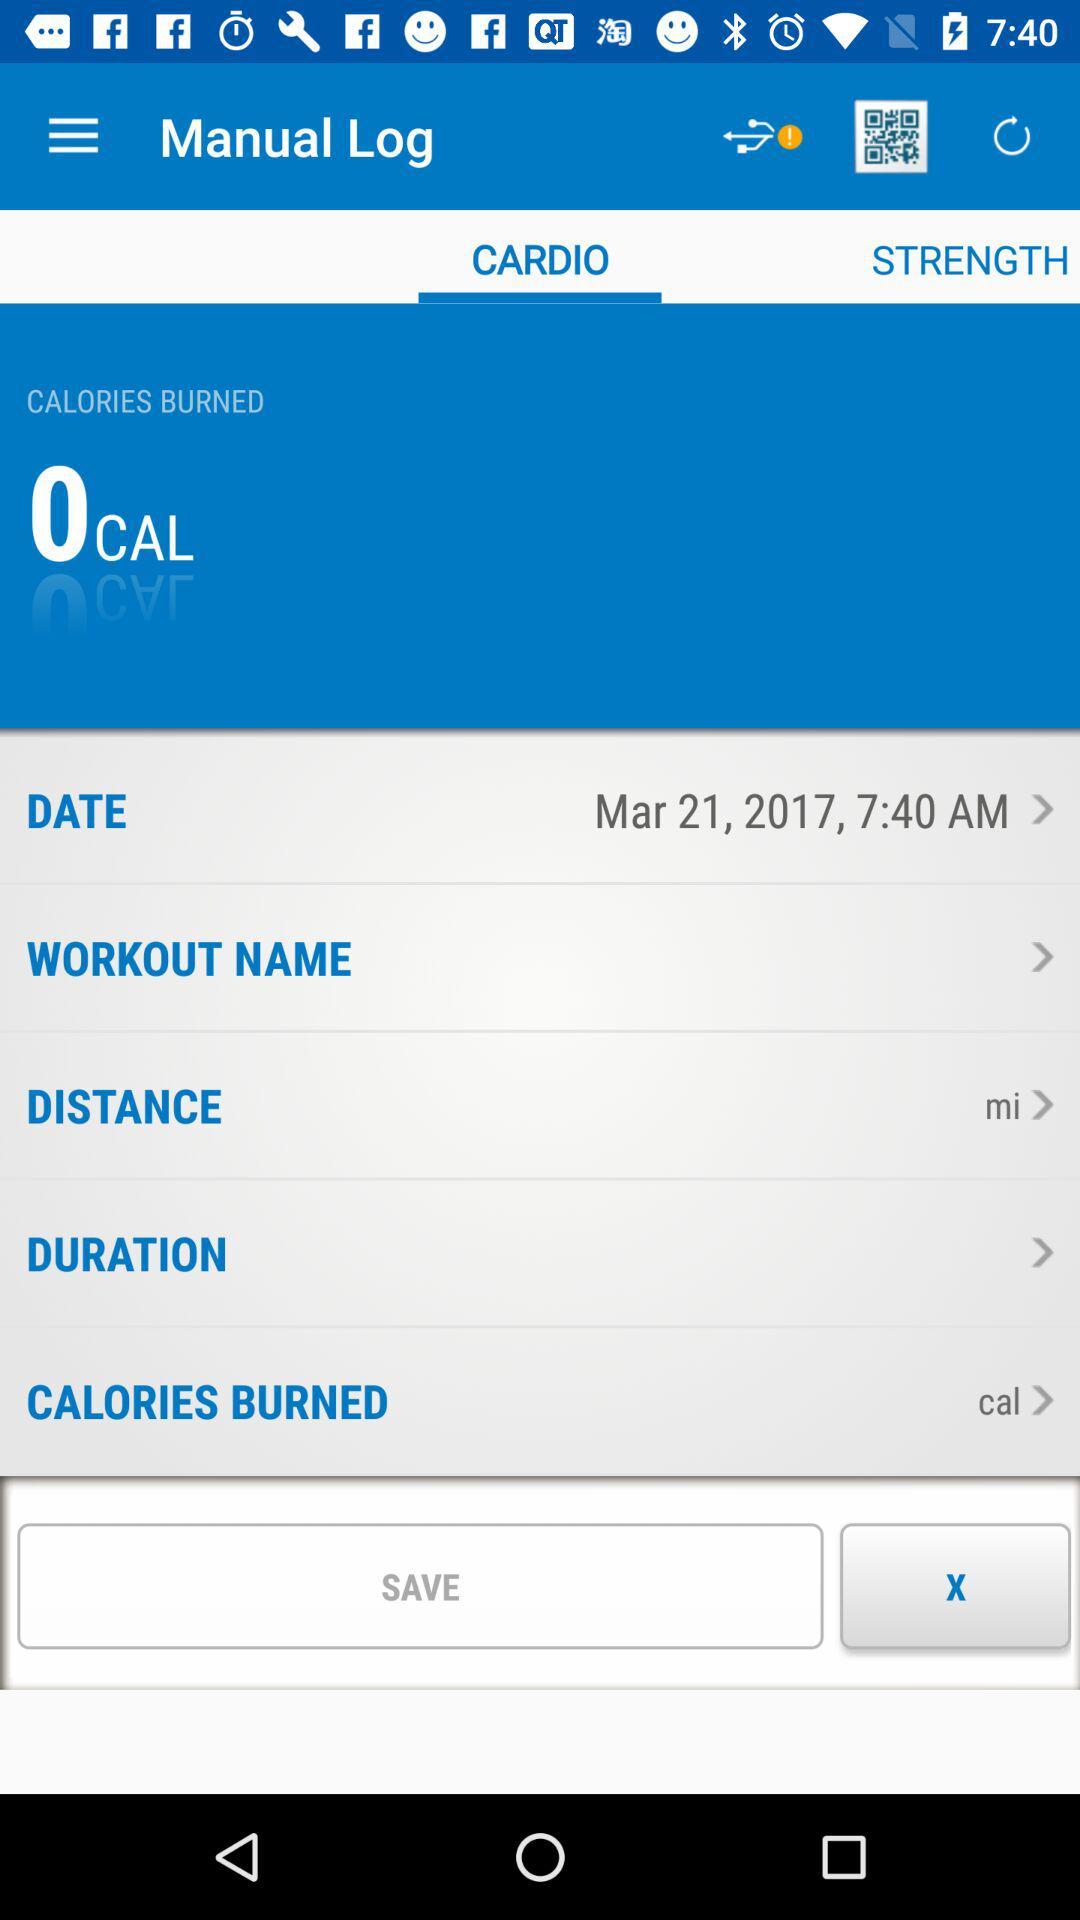 The image size is (1080, 1920). Describe the element at coordinates (595, 1104) in the screenshot. I see `the icon next to the mi` at that location.